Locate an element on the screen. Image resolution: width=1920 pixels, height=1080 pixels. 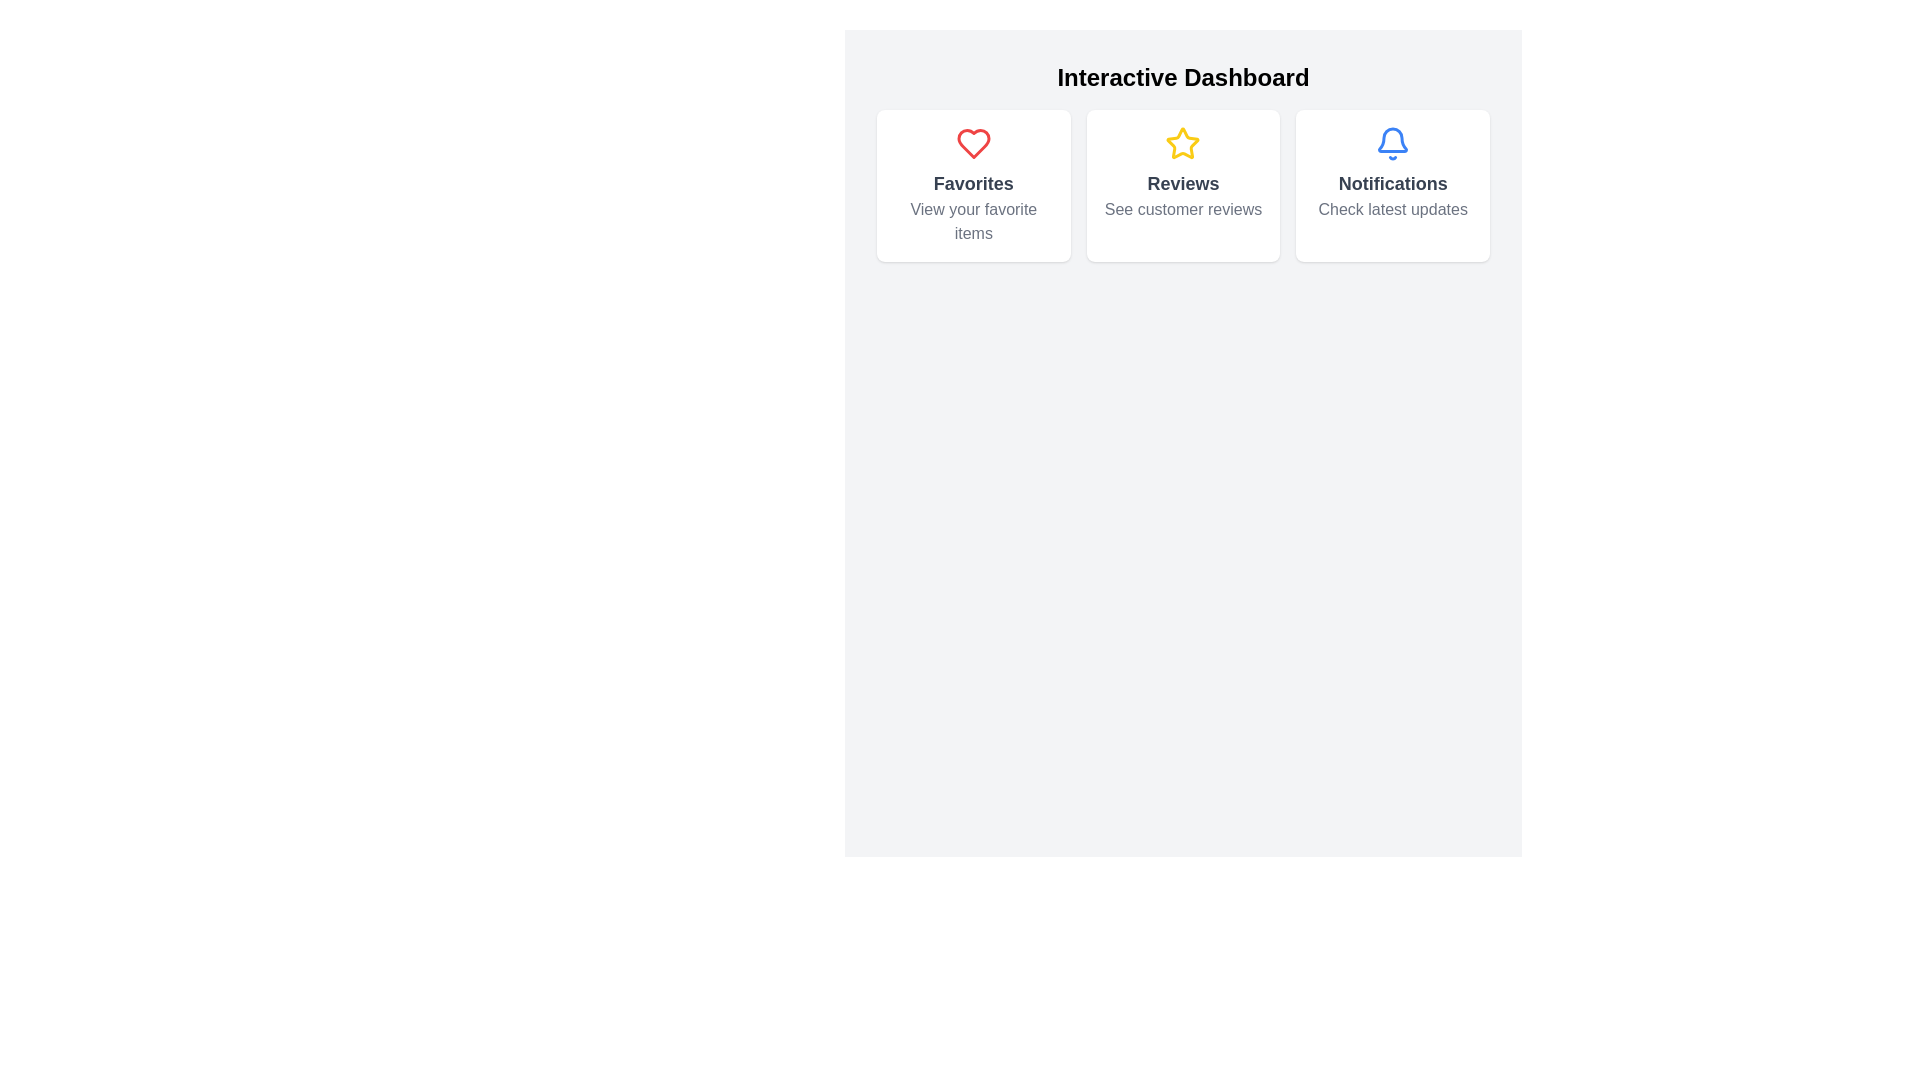
the gray-colored text label that says 'Check latest updates' located under the 'Notifications' section within the card component is located at coordinates (1392, 209).